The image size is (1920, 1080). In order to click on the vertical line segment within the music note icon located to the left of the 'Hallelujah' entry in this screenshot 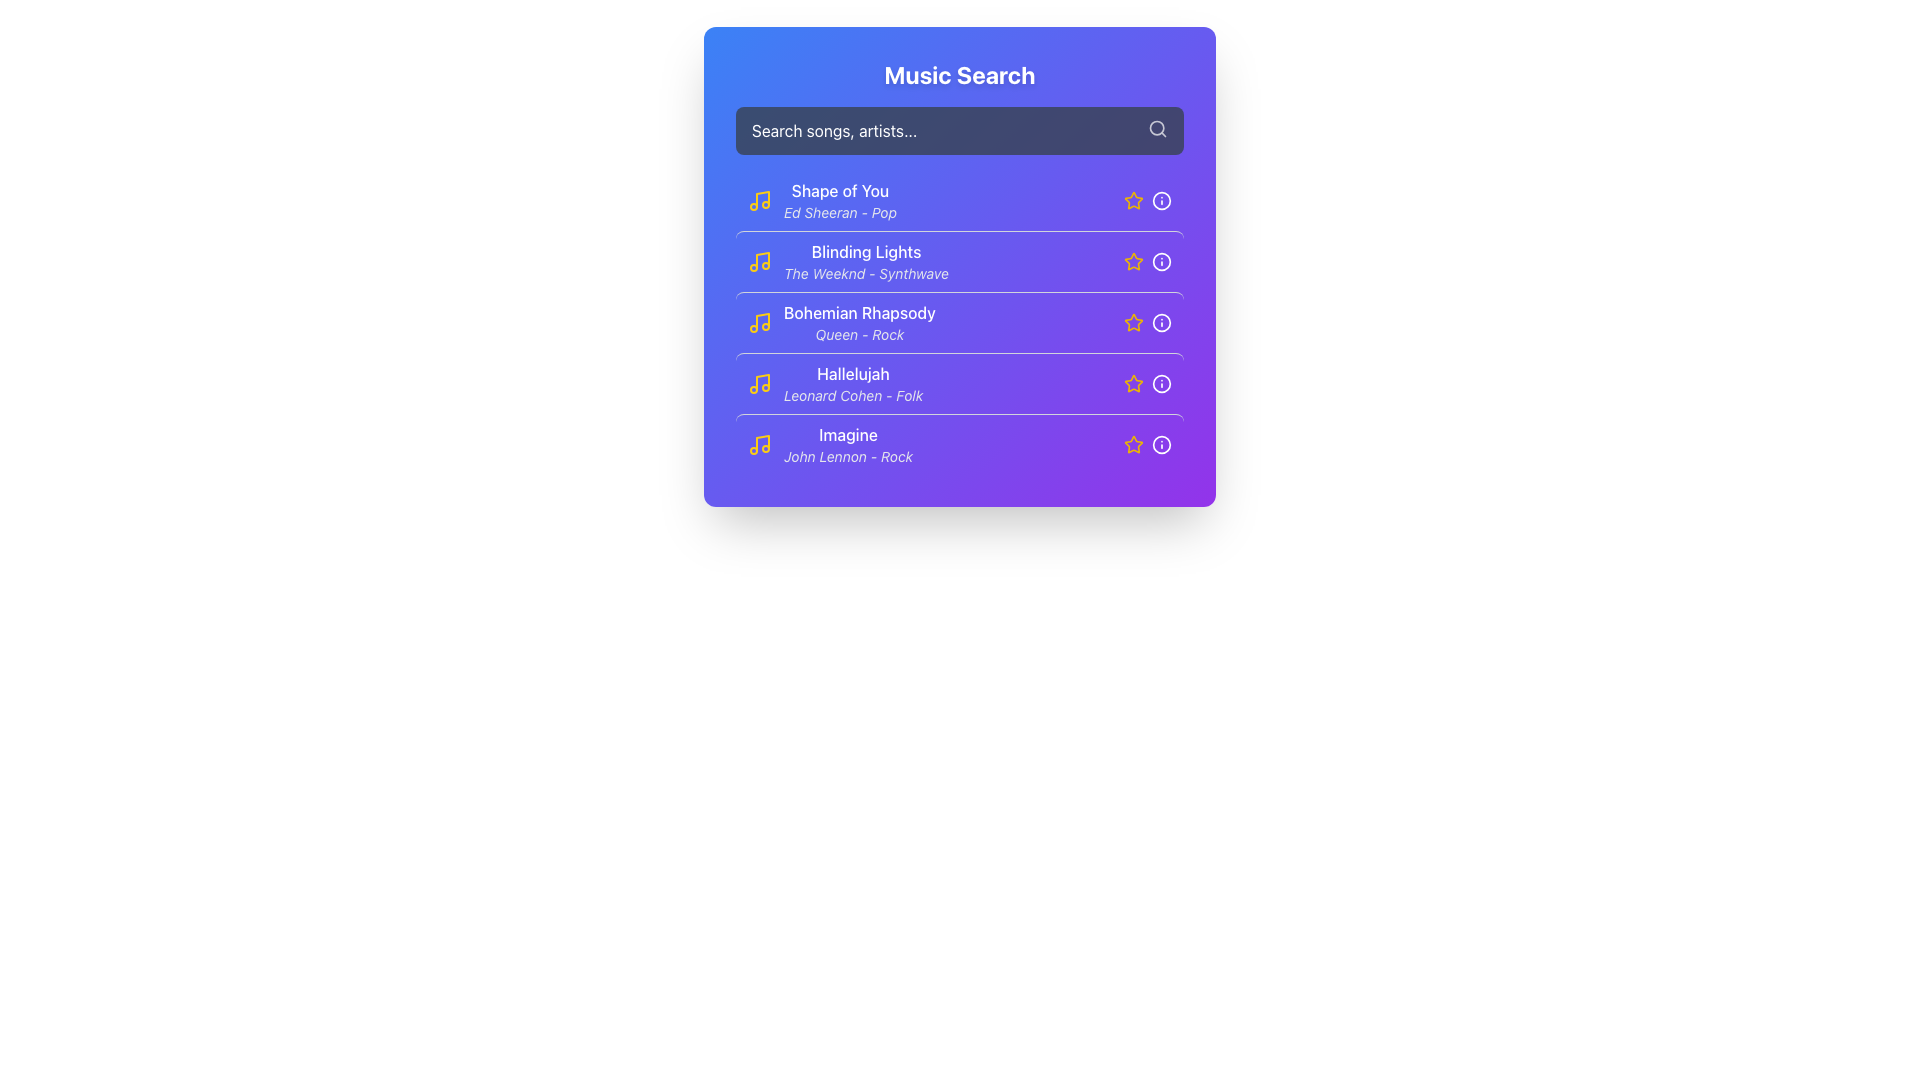, I will do `click(762, 382)`.